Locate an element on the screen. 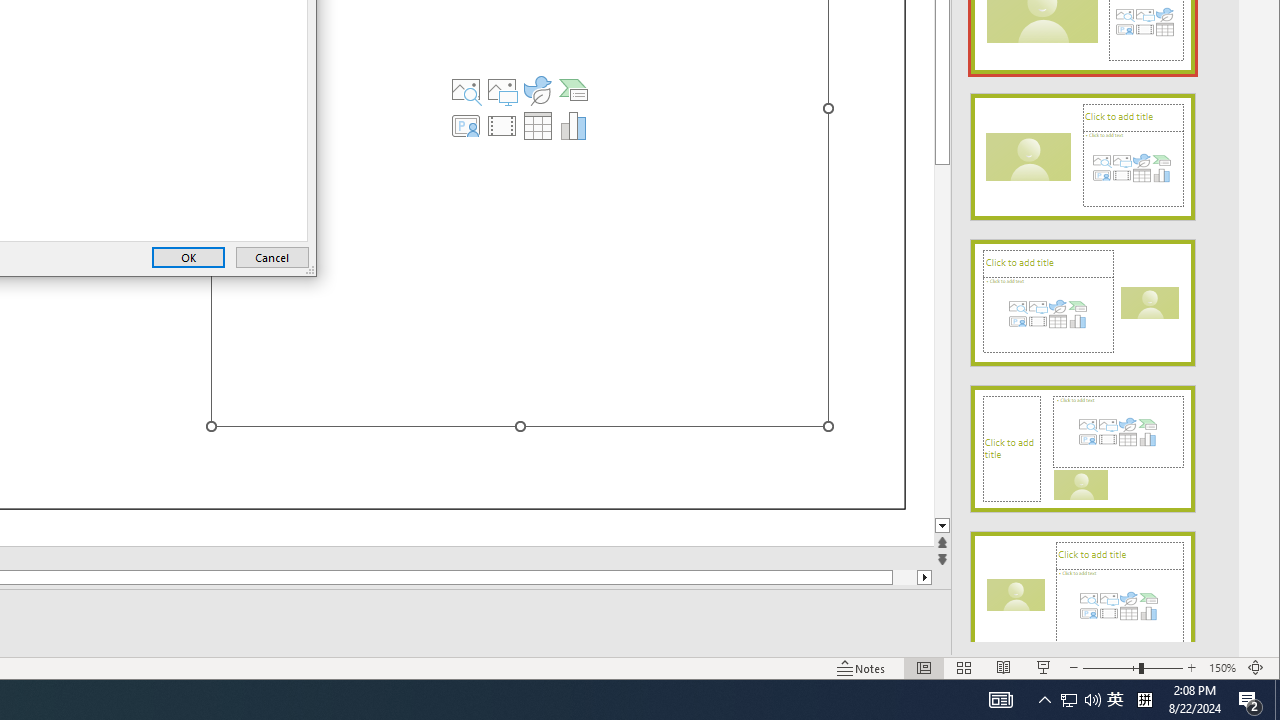 The width and height of the screenshot is (1280, 720). 'OK' is located at coordinates (188, 256).